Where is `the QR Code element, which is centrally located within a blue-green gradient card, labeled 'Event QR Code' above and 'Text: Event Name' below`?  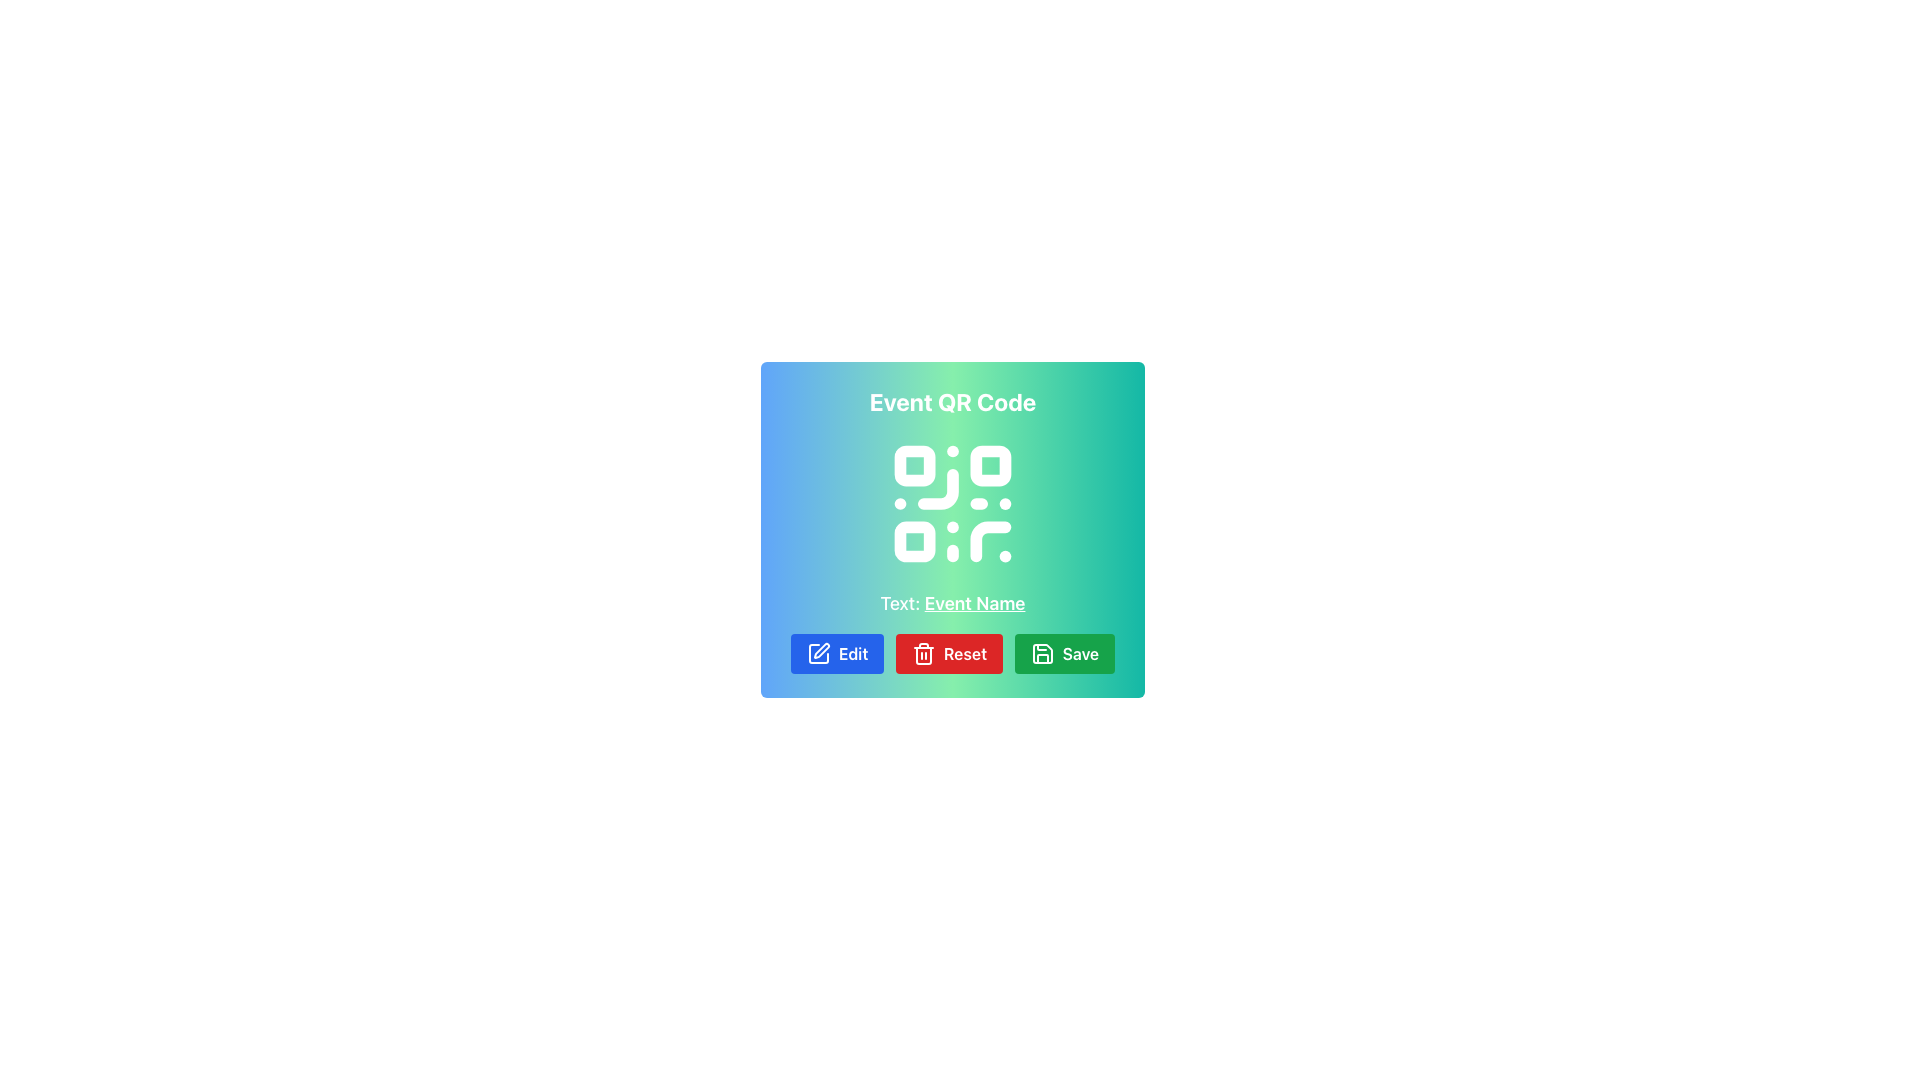
the QR Code element, which is centrally located within a blue-green gradient card, labeled 'Event QR Code' above and 'Text: Event Name' below is located at coordinates (952, 503).